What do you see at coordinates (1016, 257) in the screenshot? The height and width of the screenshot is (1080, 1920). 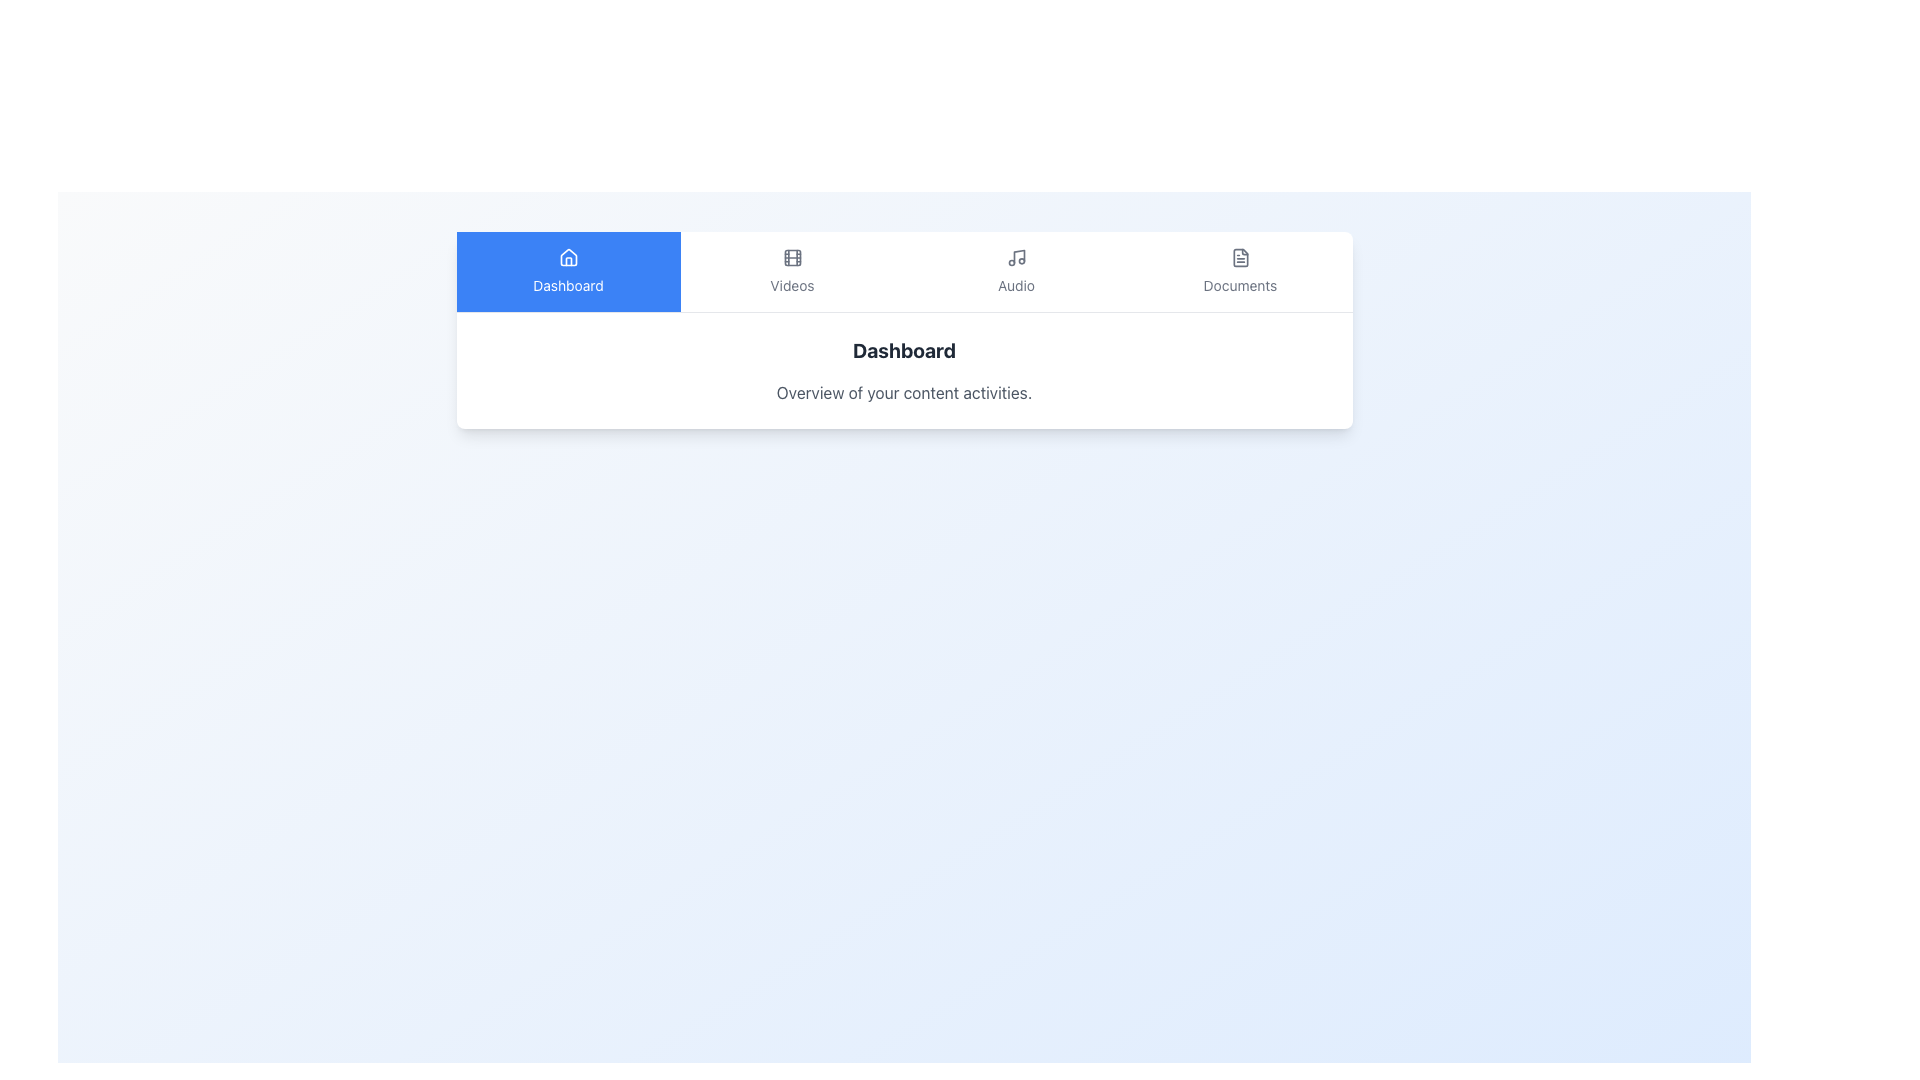 I see `the musical note icon in the navigation menu` at bounding box center [1016, 257].